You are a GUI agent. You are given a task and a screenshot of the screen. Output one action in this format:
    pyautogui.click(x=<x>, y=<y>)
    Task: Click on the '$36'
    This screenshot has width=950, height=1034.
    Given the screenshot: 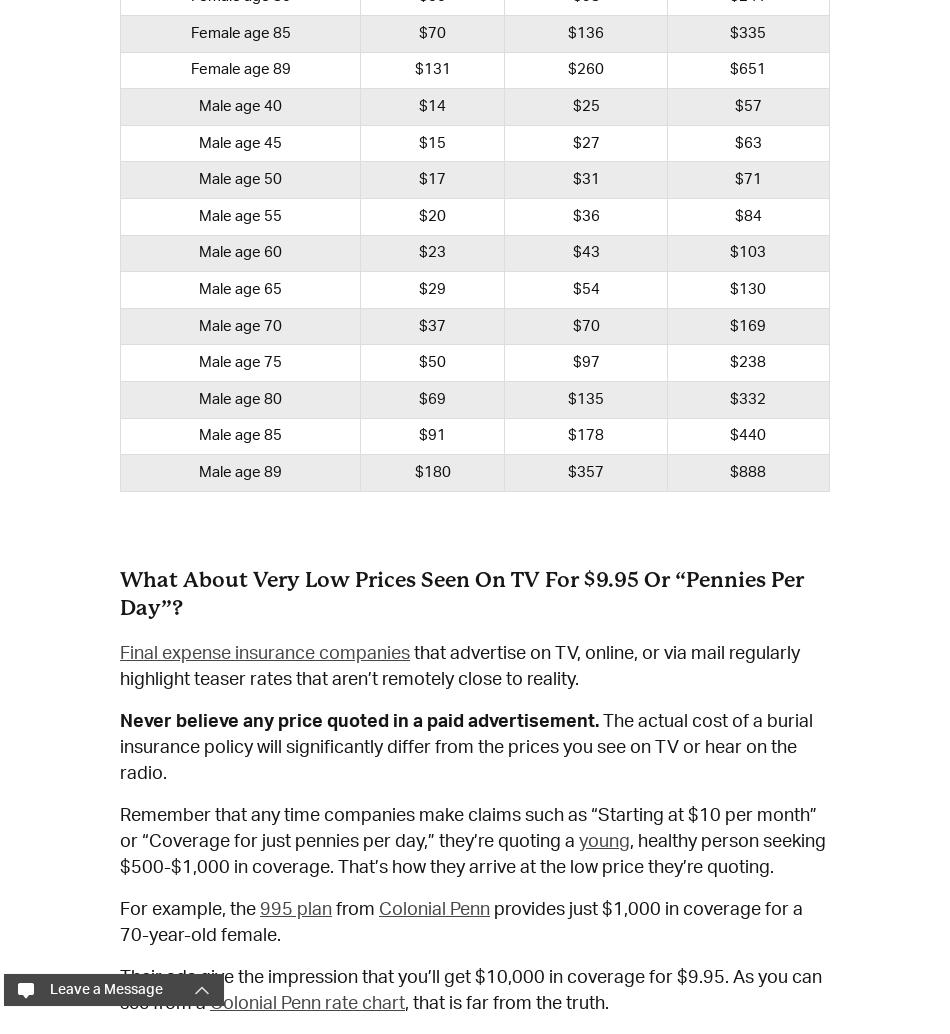 What is the action you would take?
    pyautogui.click(x=585, y=215)
    